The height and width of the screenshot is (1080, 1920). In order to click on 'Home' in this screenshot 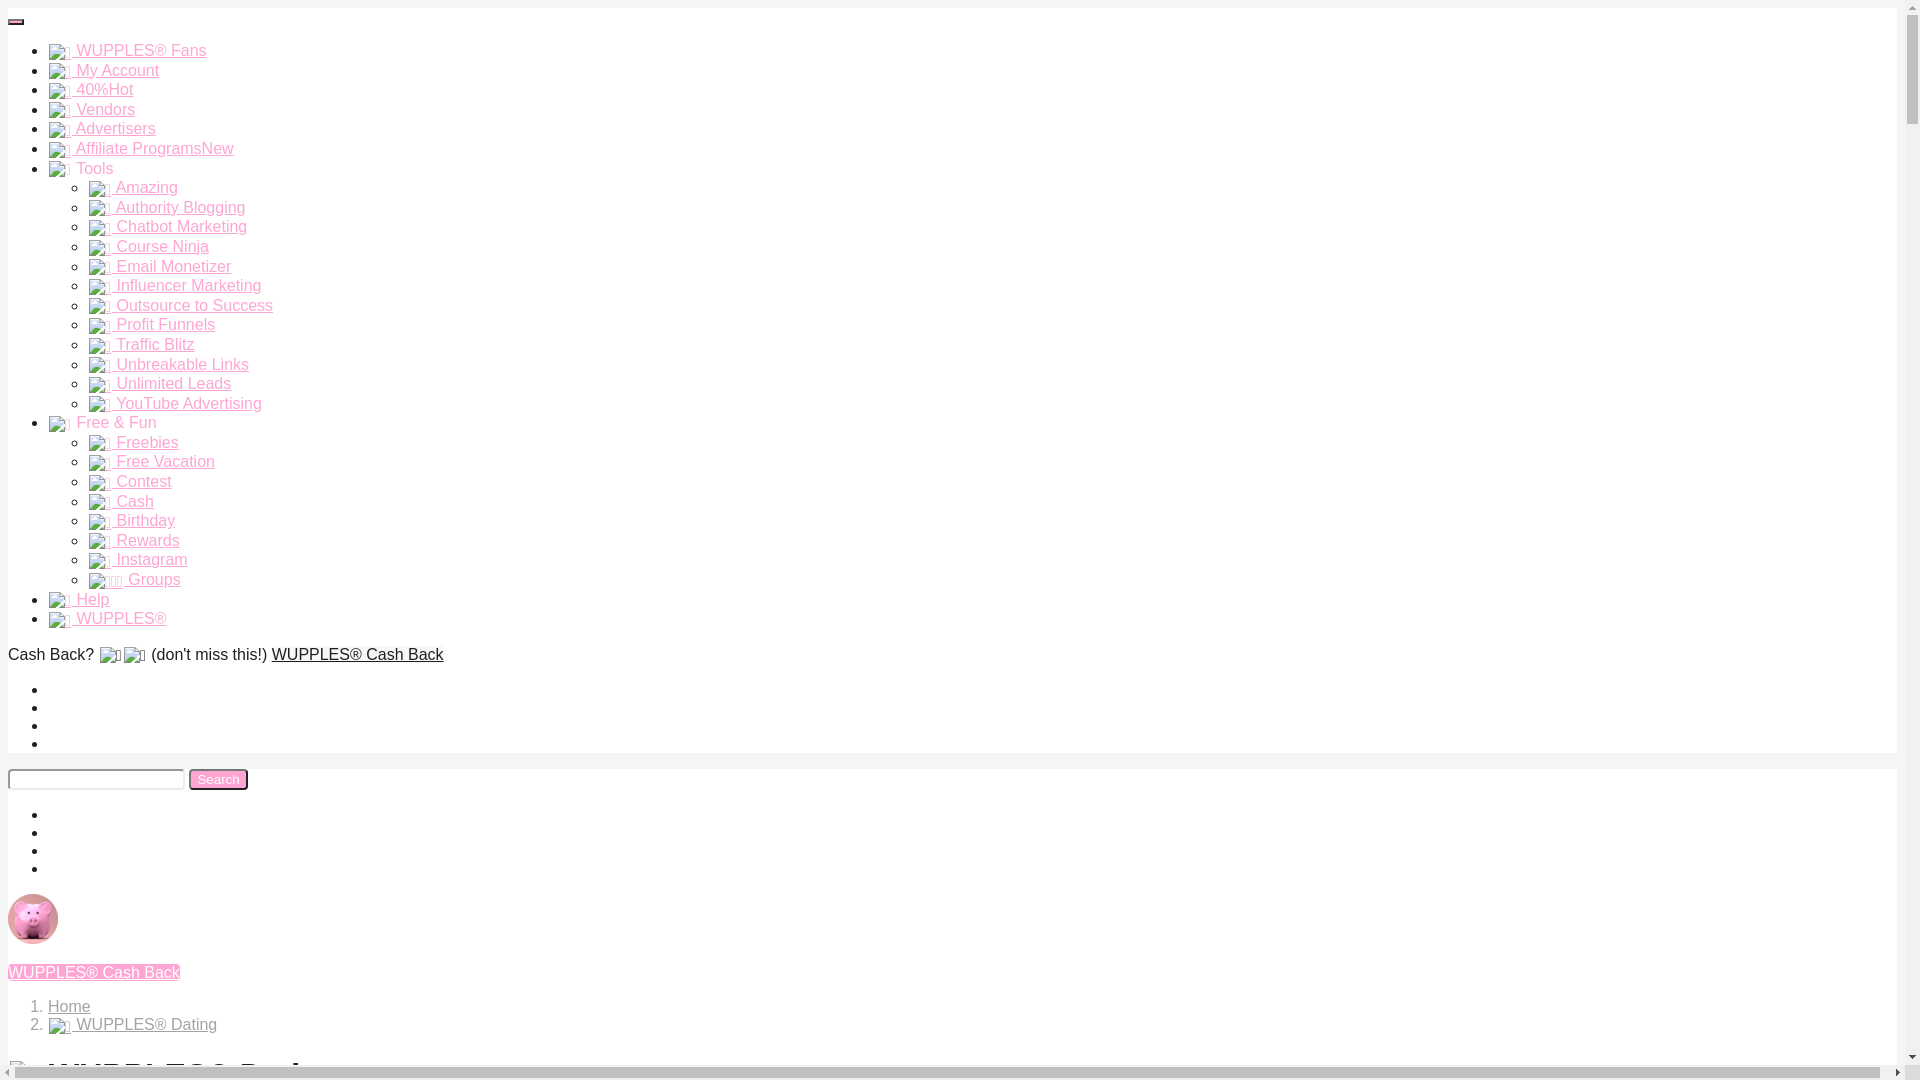, I will do `click(69, 1006)`.